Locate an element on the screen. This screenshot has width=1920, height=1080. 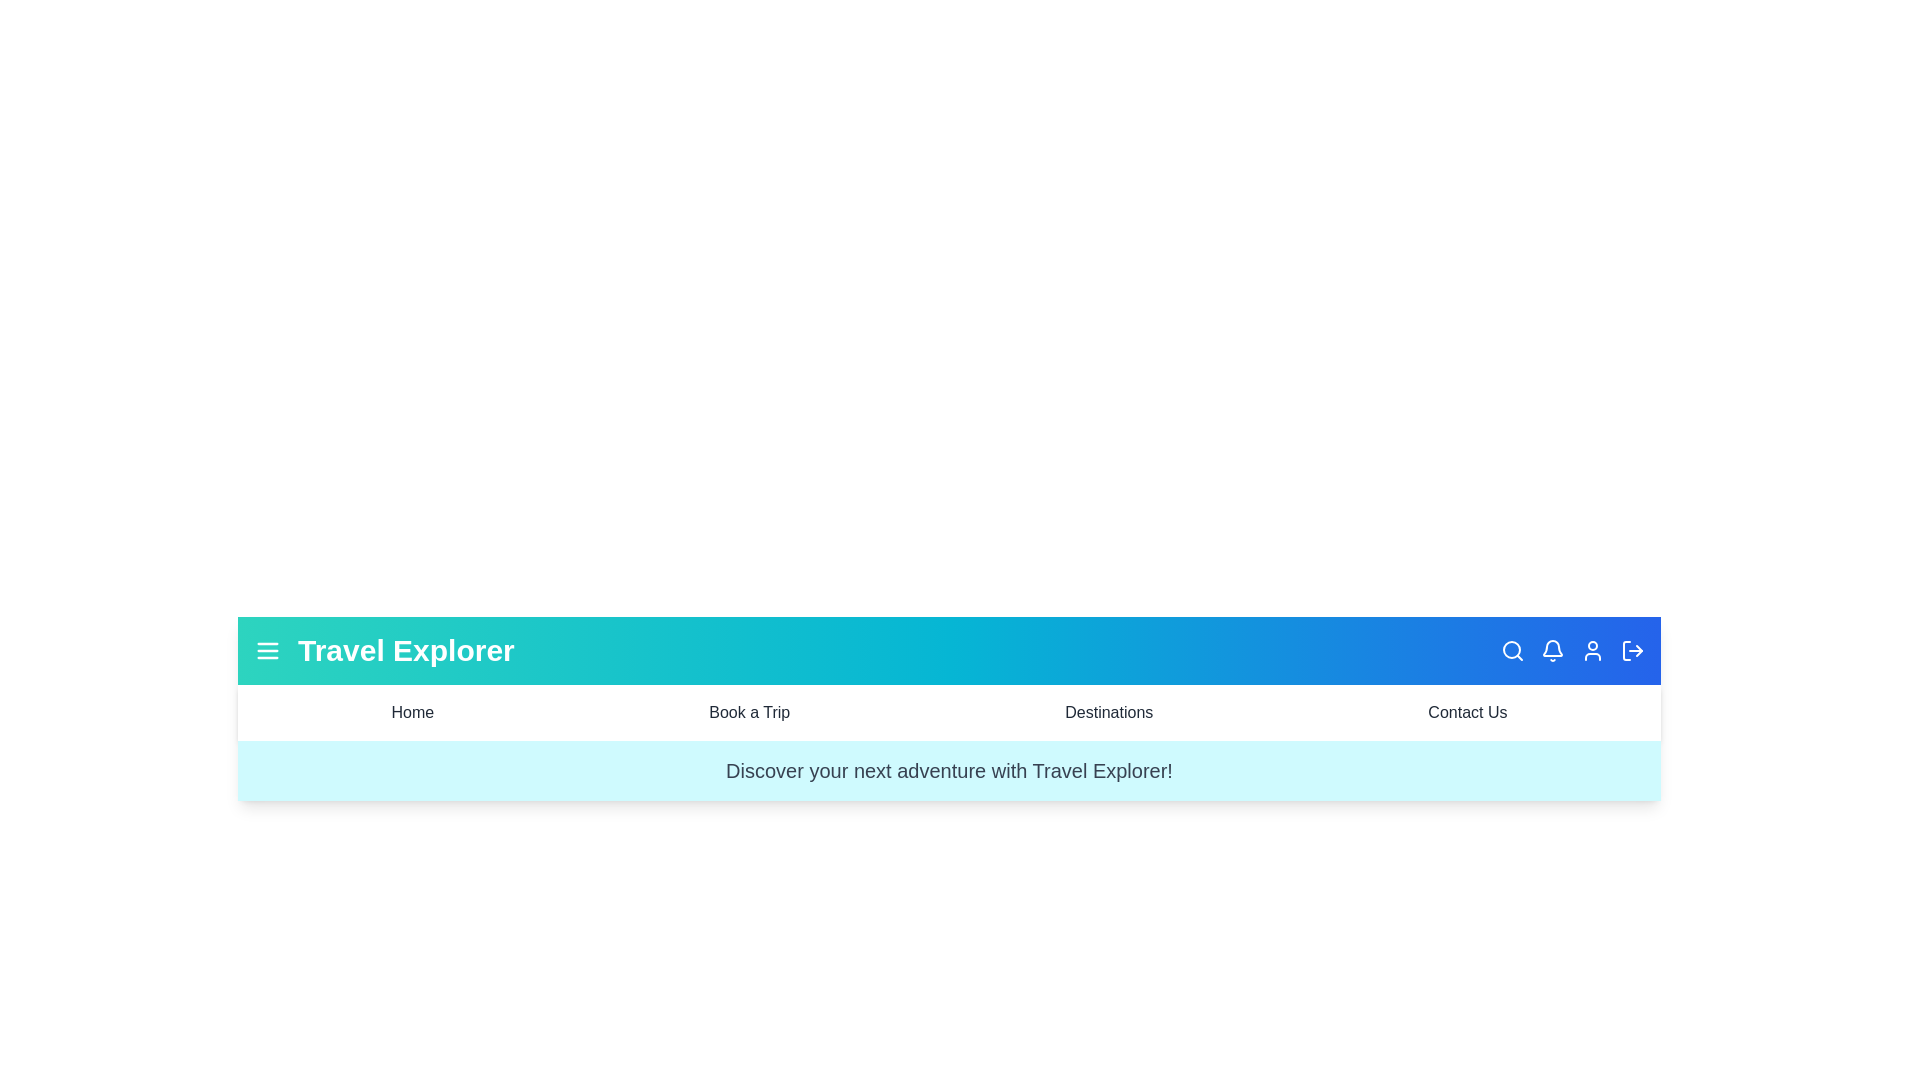
the navigation link labeled Contact Us is located at coordinates (1467, 712).